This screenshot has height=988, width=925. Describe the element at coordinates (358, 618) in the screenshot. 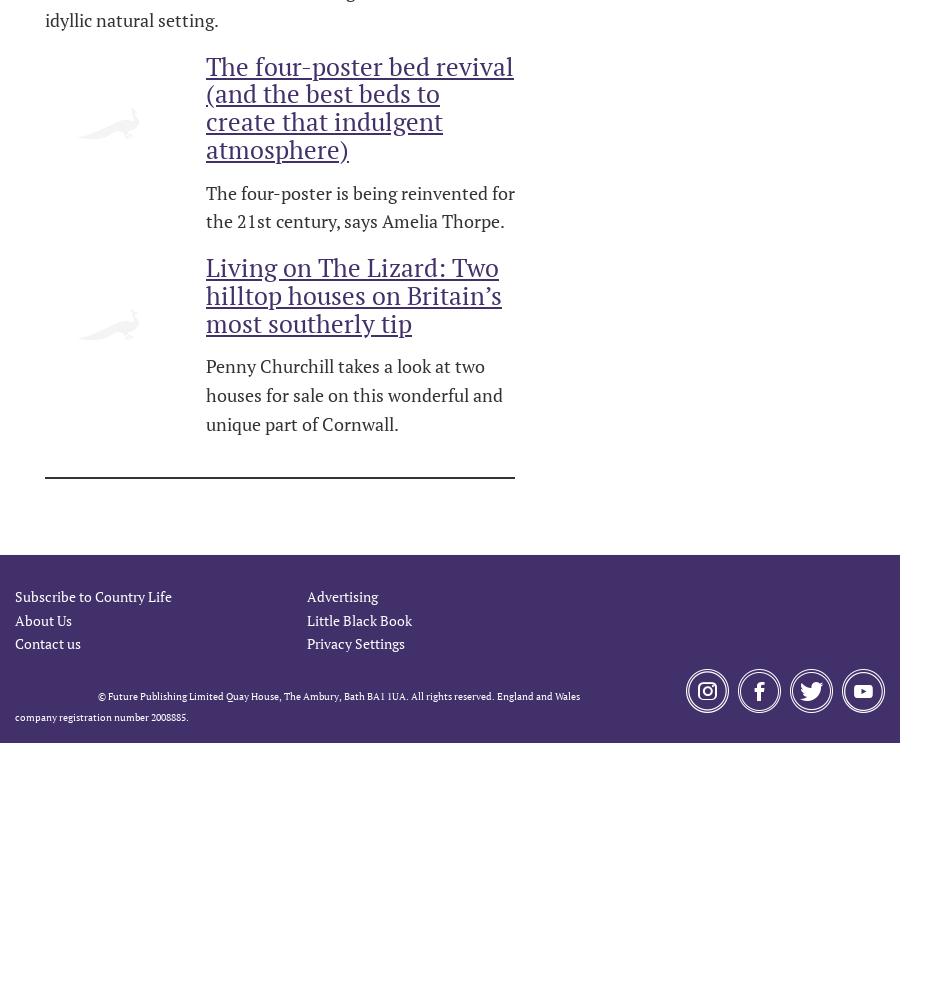

I see `'Little Black Book'` at that location.